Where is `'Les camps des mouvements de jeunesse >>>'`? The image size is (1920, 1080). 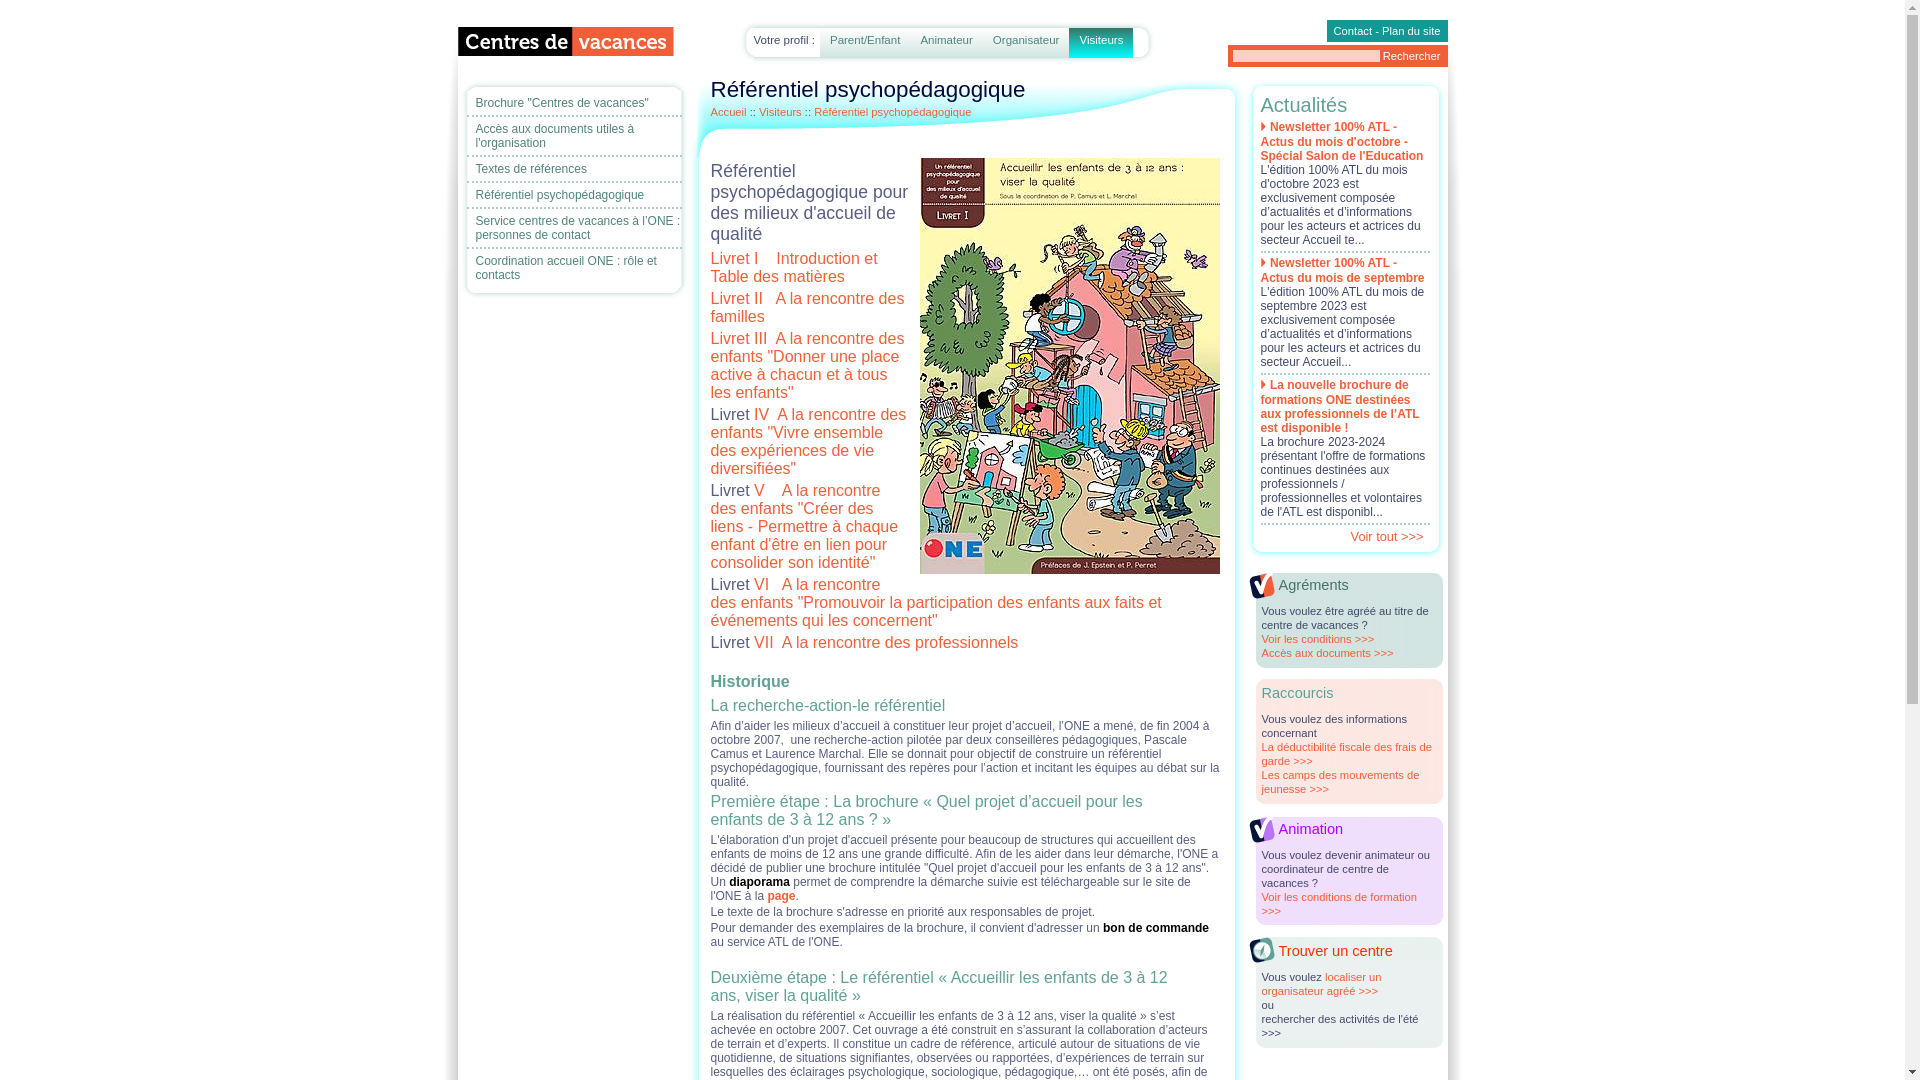 'Les camps des mouvements de jeunesse >>>' is located at coordinates (1340, 781).